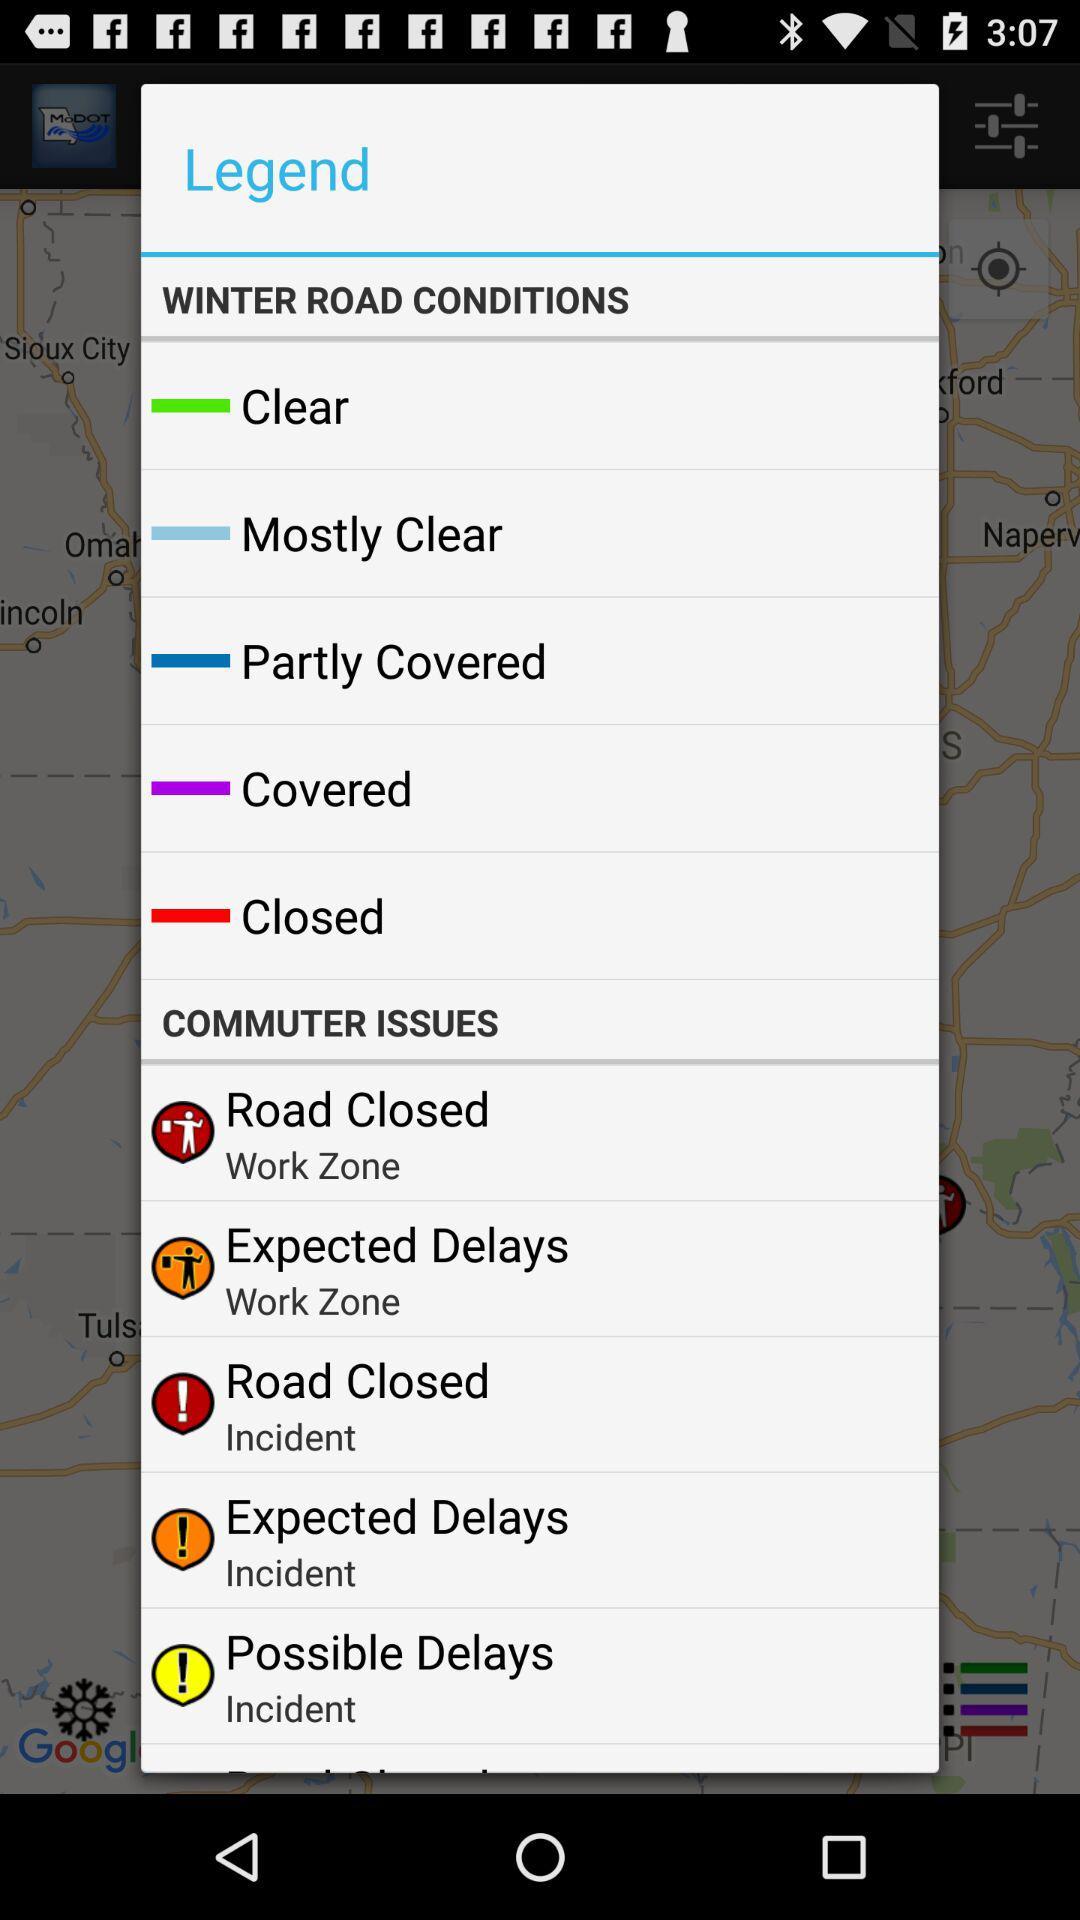 The image size is (1080, 1920). I want to click on the app below incident icon, so click(389, 1651).